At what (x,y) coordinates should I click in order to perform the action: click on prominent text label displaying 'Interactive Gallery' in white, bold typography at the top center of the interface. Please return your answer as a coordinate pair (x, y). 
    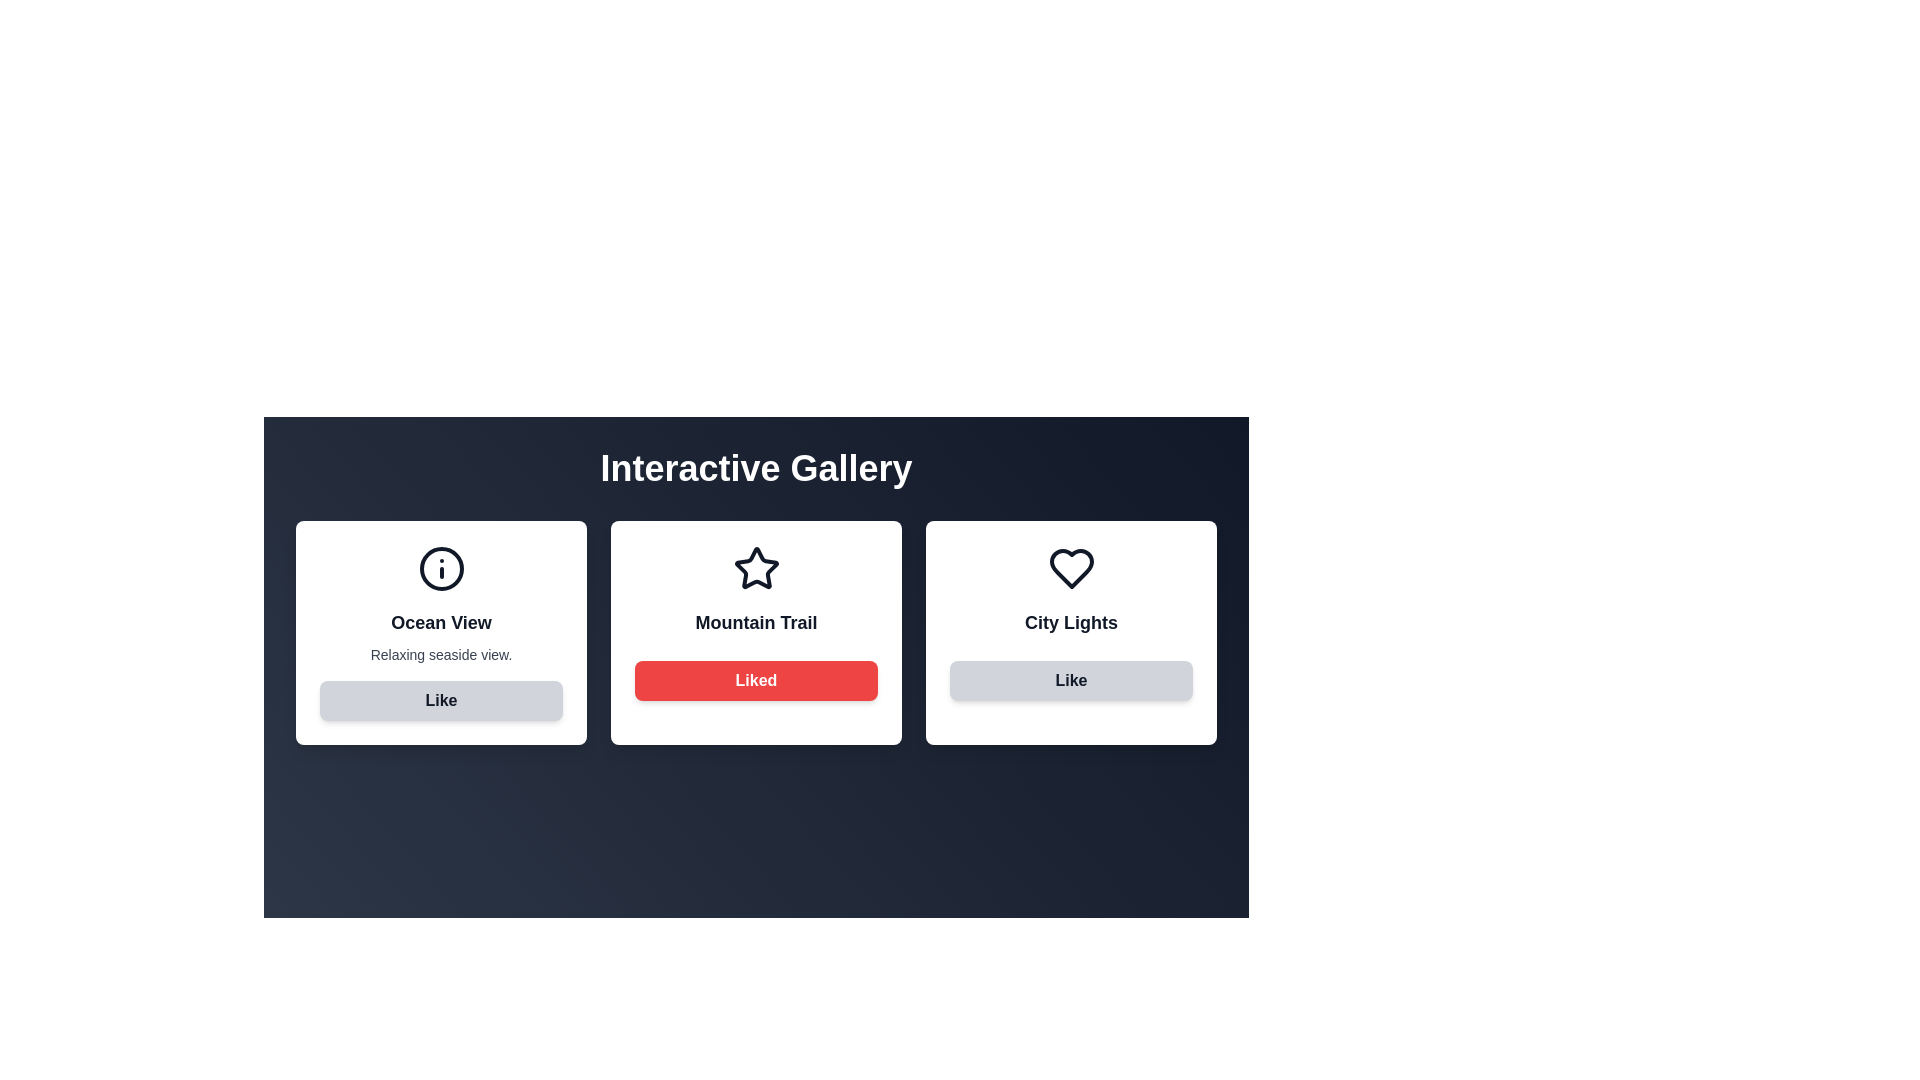
    Looking at the image, I should click on (755, 469).